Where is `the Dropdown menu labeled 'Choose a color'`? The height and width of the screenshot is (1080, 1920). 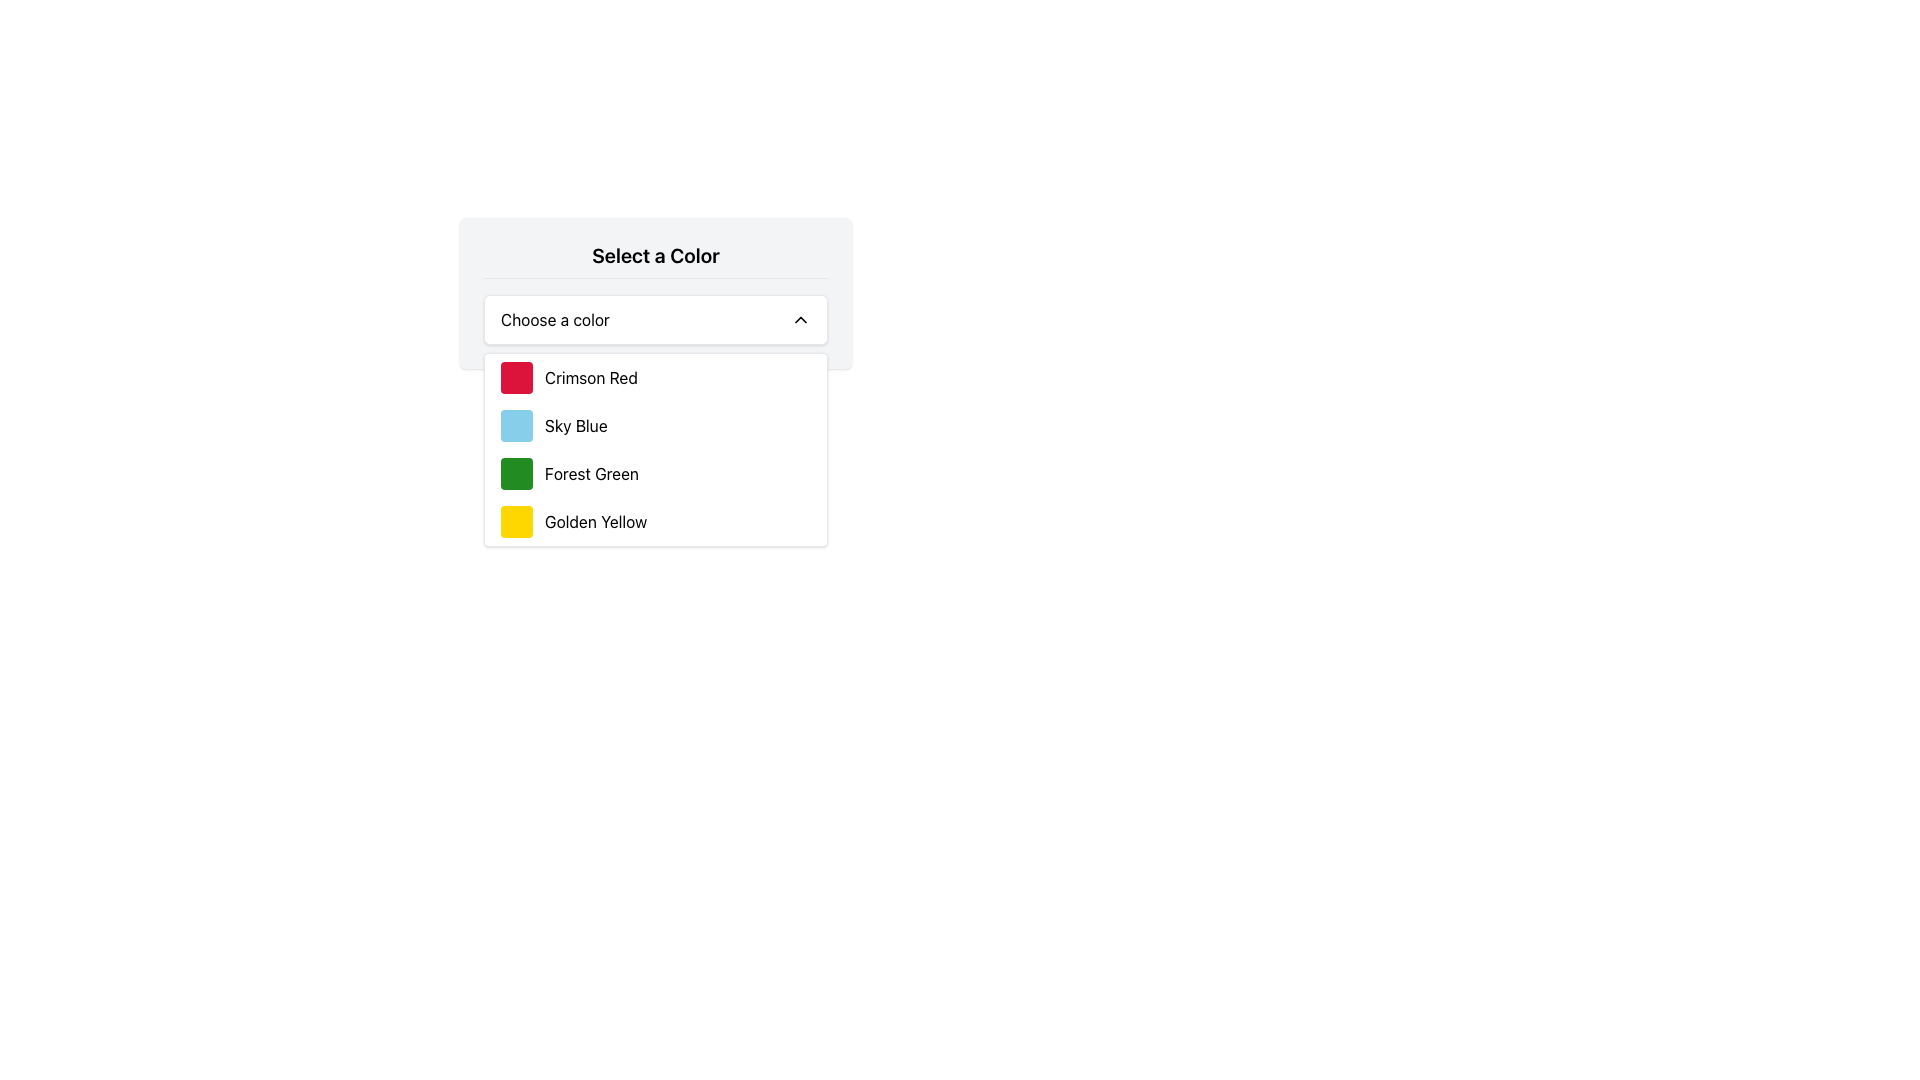
the Dropdown menu labeled 'Choose a color' is located at coordinates (656, 319).